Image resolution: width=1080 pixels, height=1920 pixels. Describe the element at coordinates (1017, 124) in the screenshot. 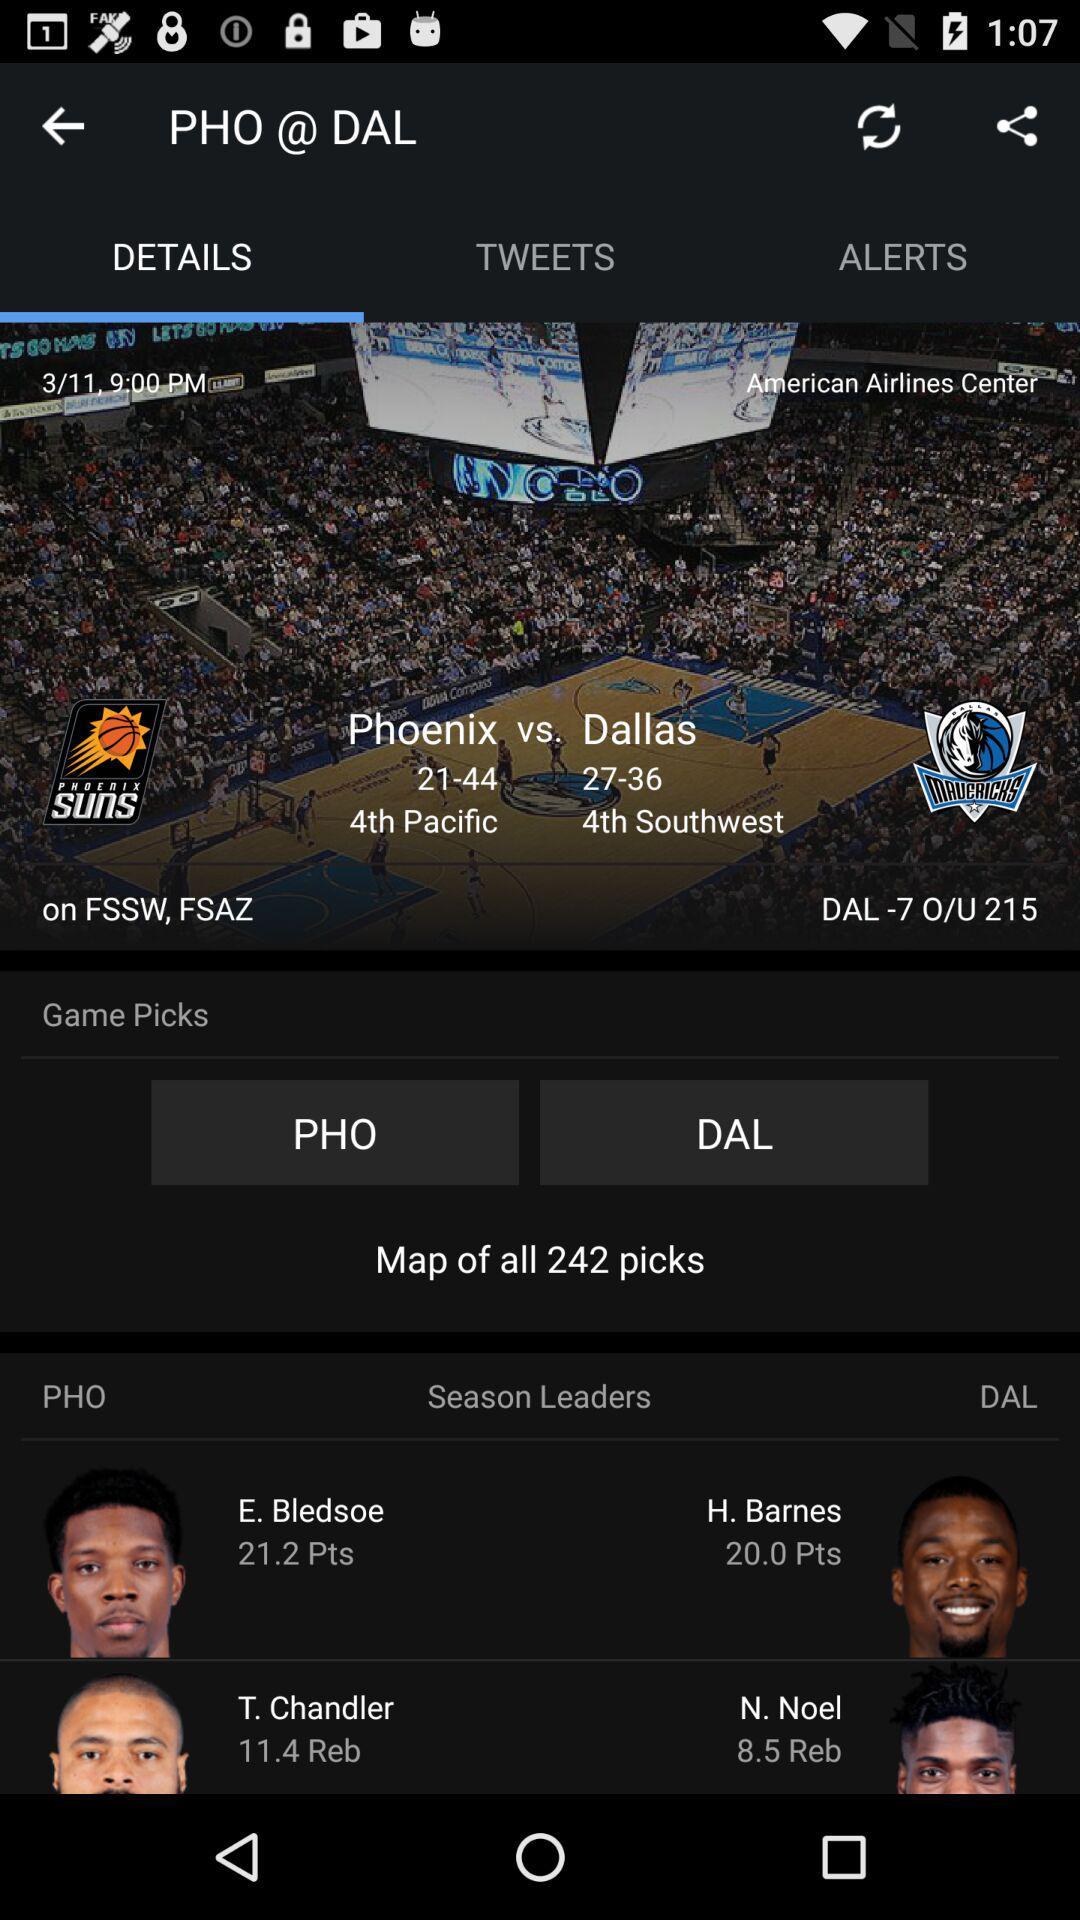

I see `share the article` at that location.